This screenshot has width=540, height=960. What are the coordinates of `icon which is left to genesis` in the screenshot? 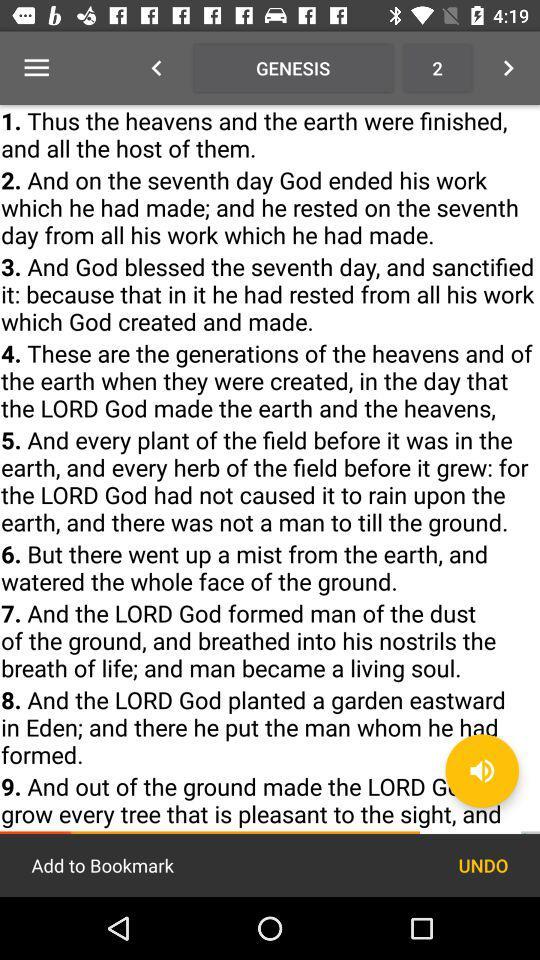 It's located at (155, 68).